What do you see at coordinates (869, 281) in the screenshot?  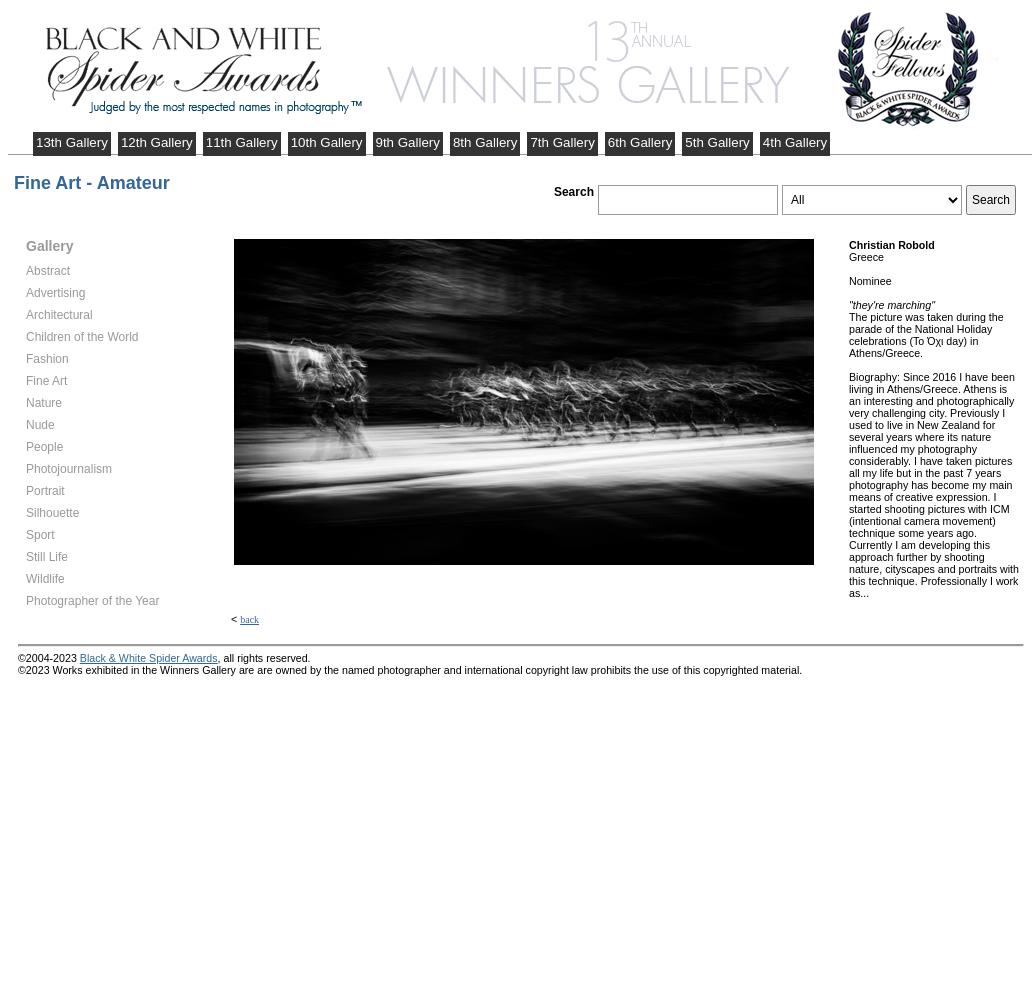 I see `'Nominee'` at bounding box center [869, 281].